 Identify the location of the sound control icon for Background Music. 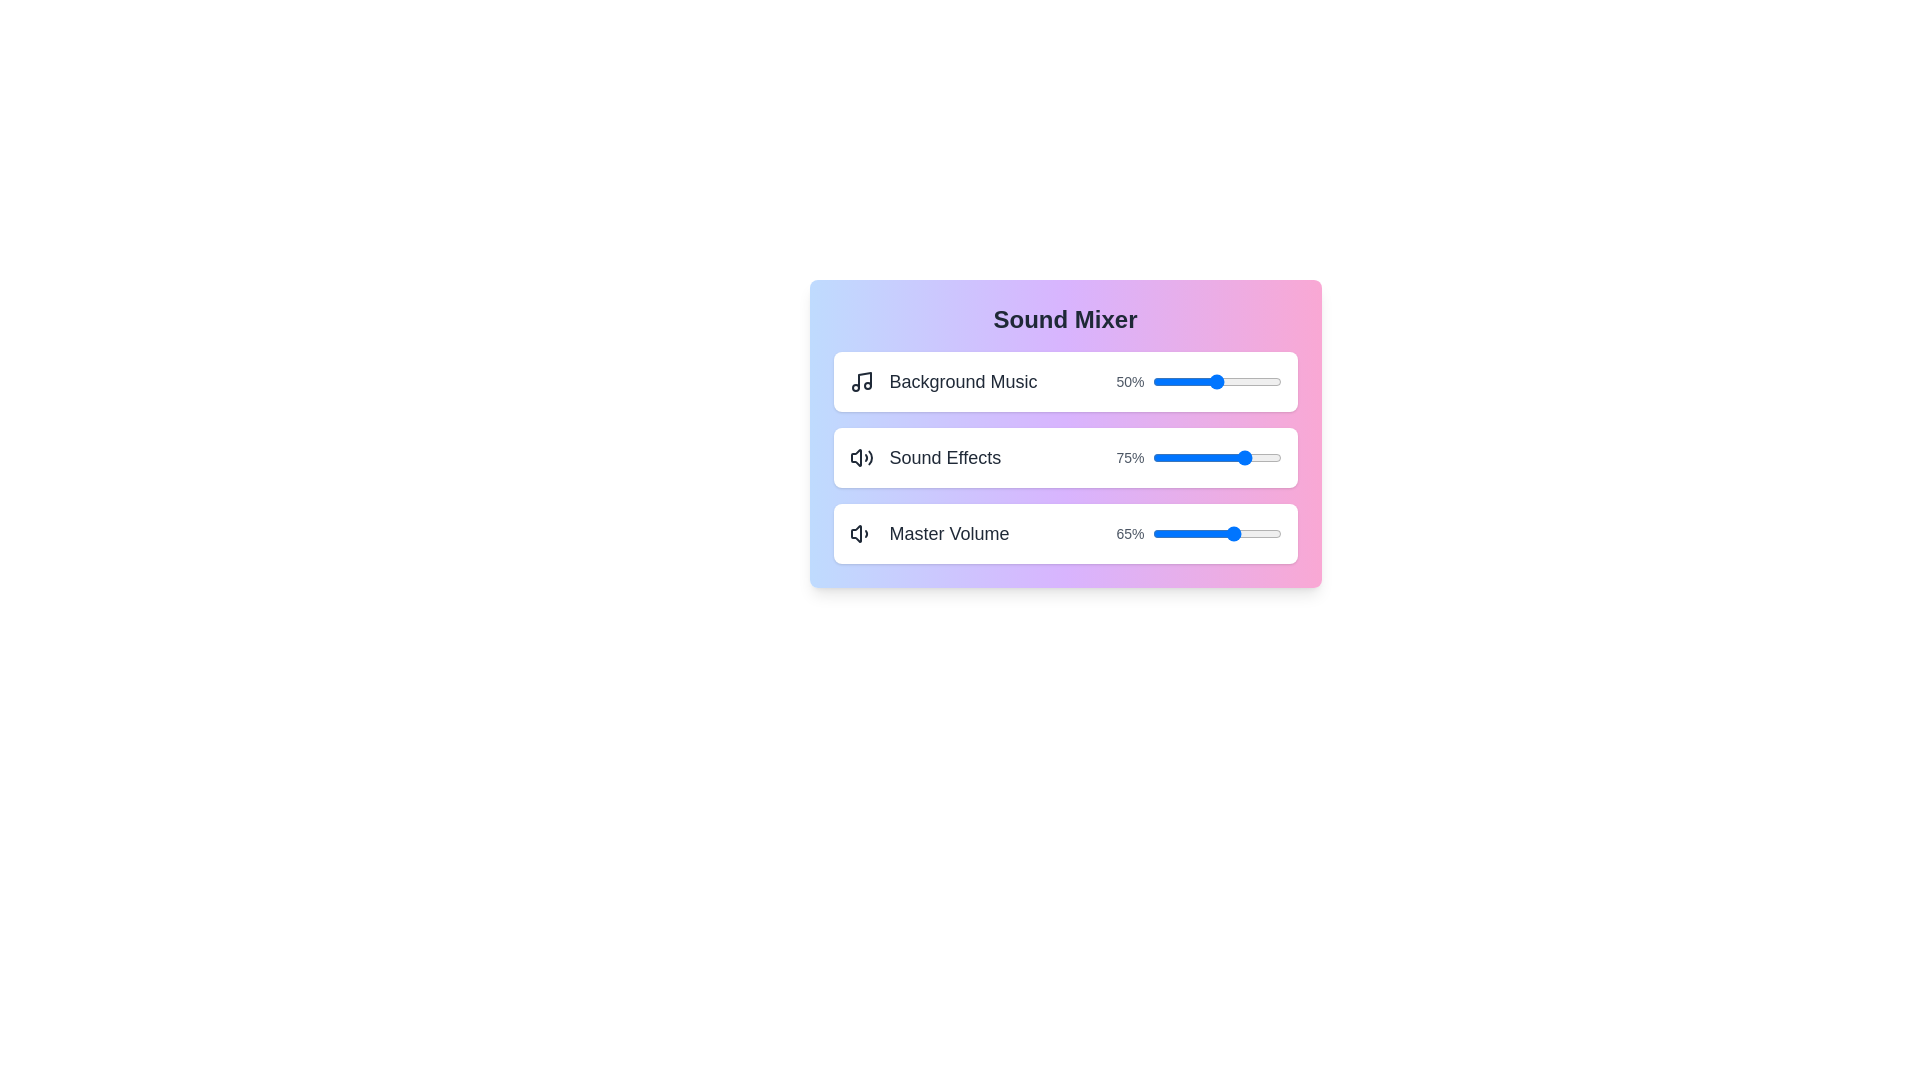
(861, 381).